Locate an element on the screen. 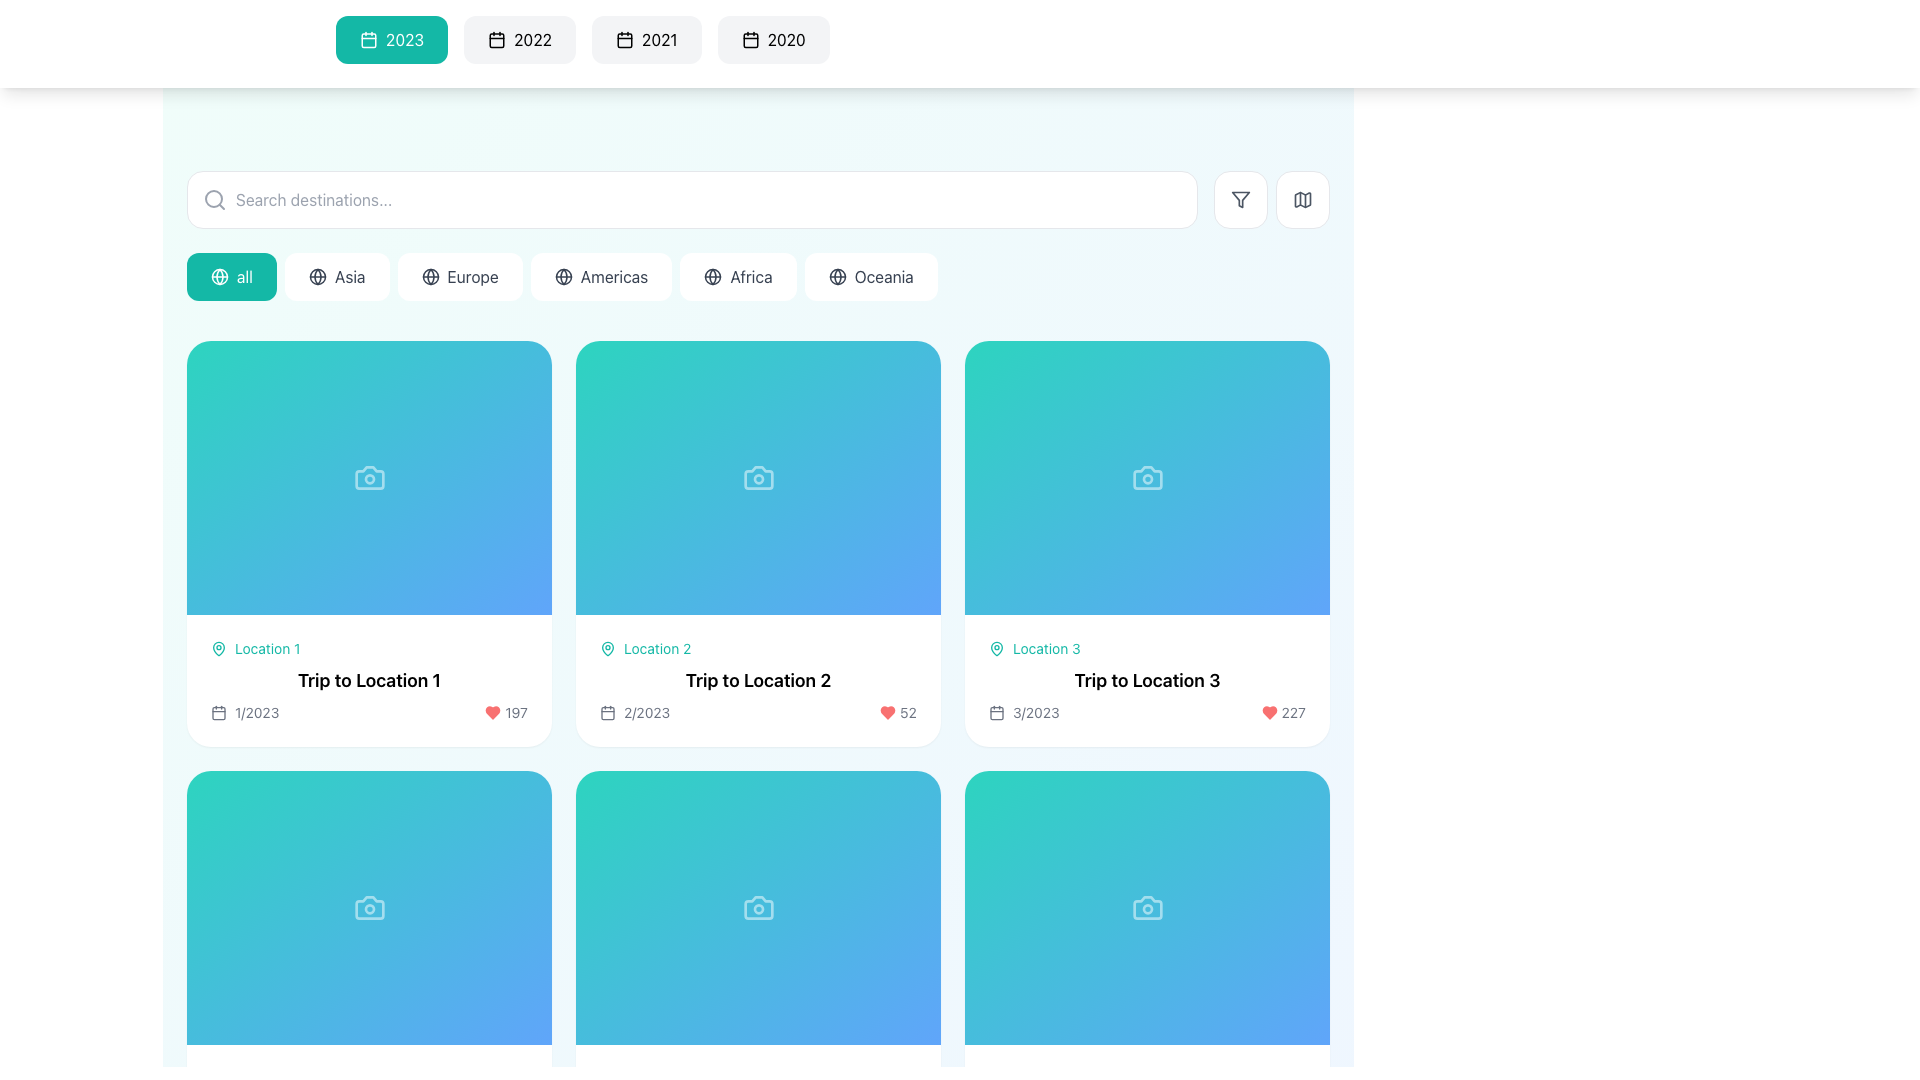  text element displaying 'Trip to Location 3', which is styled in bold and larger font, located at the center of the third card in the first row of the grid layout is located at coordinates (1147, 679).